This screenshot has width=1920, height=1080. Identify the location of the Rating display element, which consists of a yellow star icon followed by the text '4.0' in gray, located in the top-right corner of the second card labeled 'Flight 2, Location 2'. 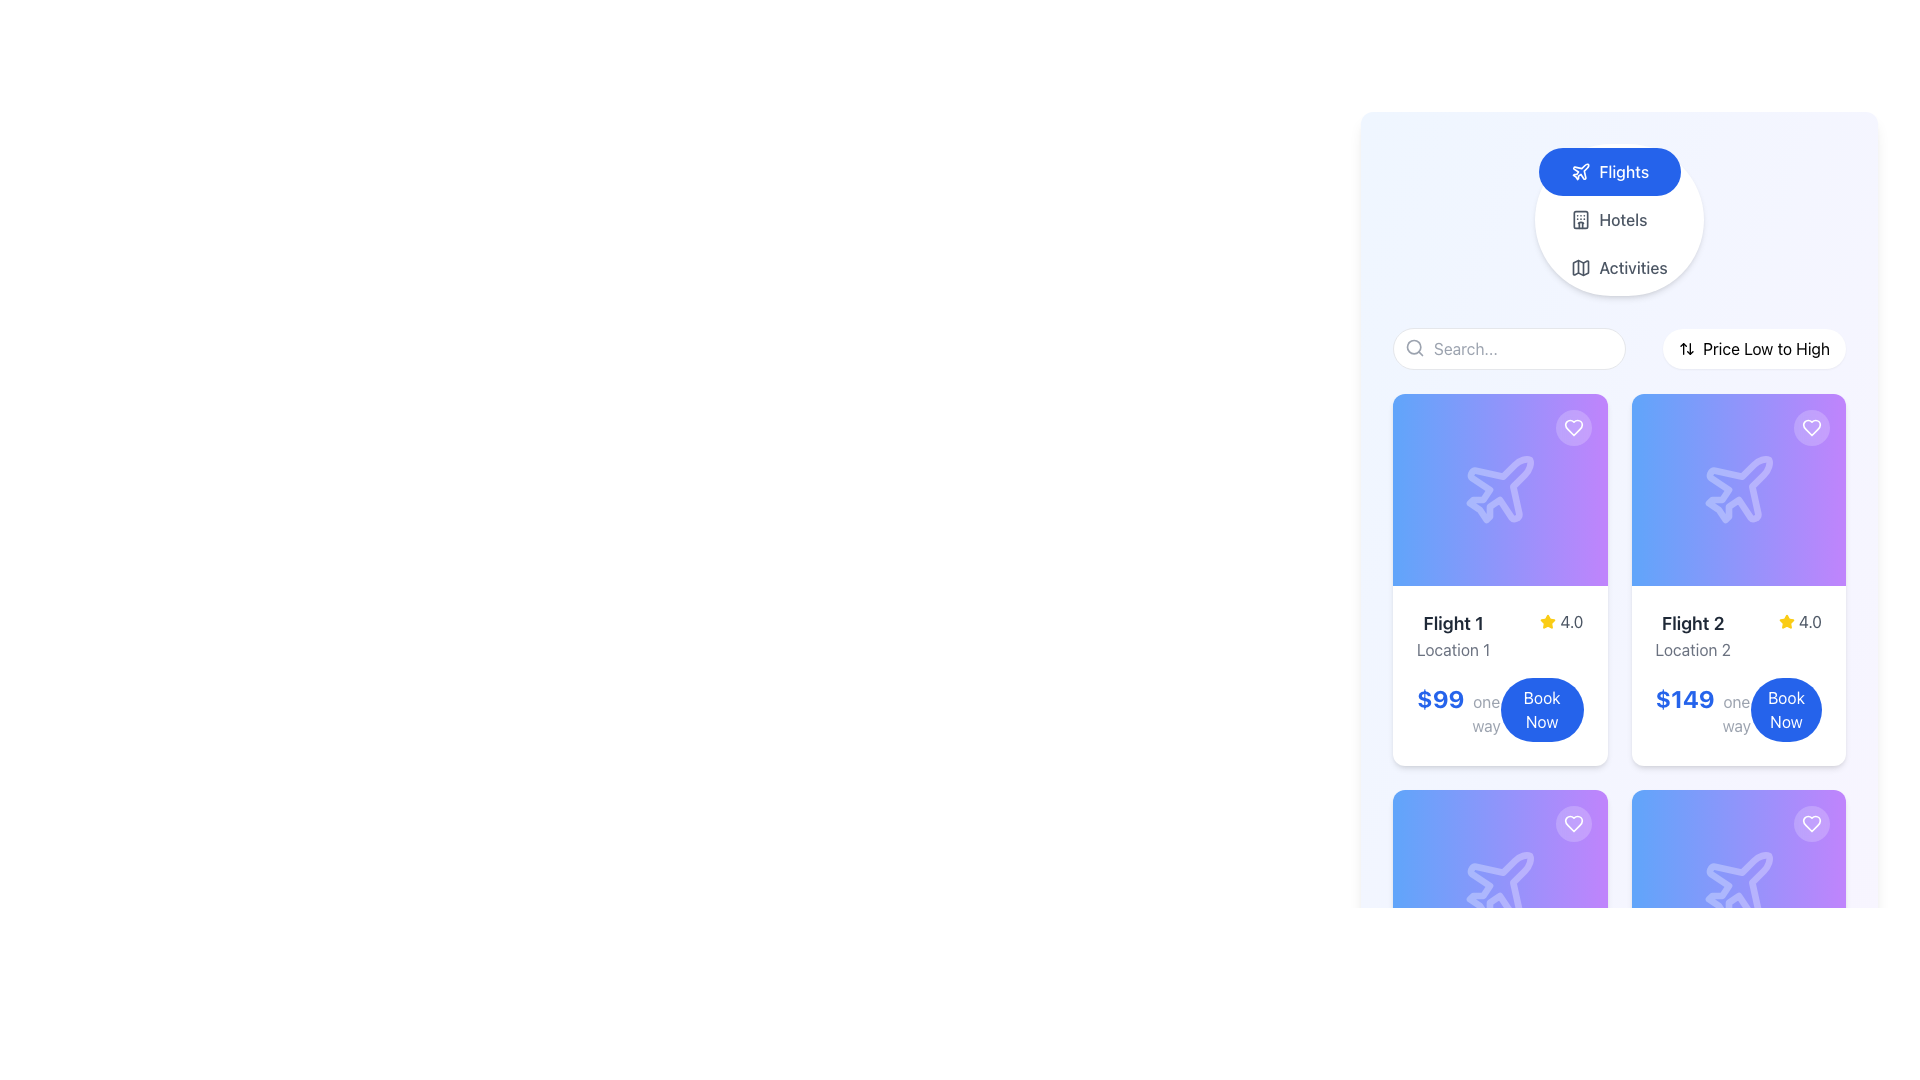
(1800, 620).